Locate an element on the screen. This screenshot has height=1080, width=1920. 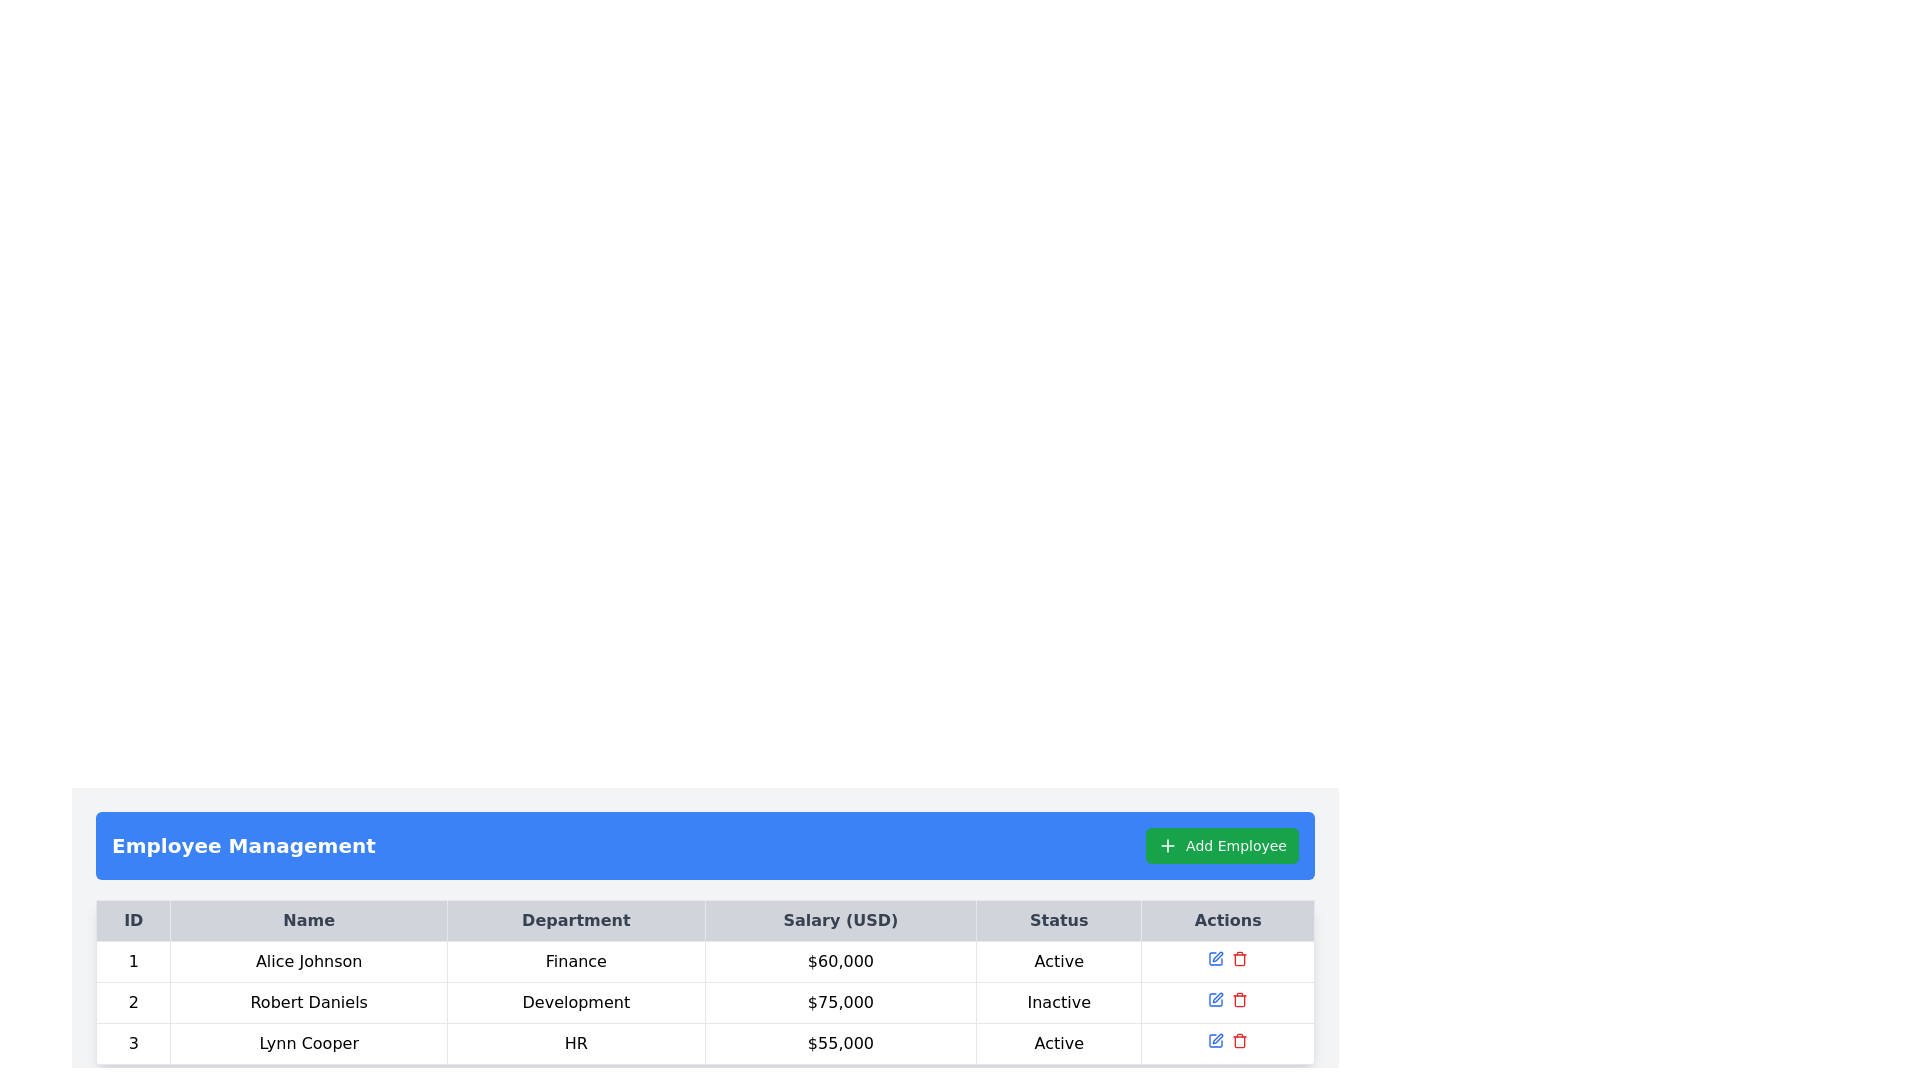
the plus sign icon within the green 'Add Employee' button located in the top-right corner above the employee management table is located at coordinates (1168, 845).